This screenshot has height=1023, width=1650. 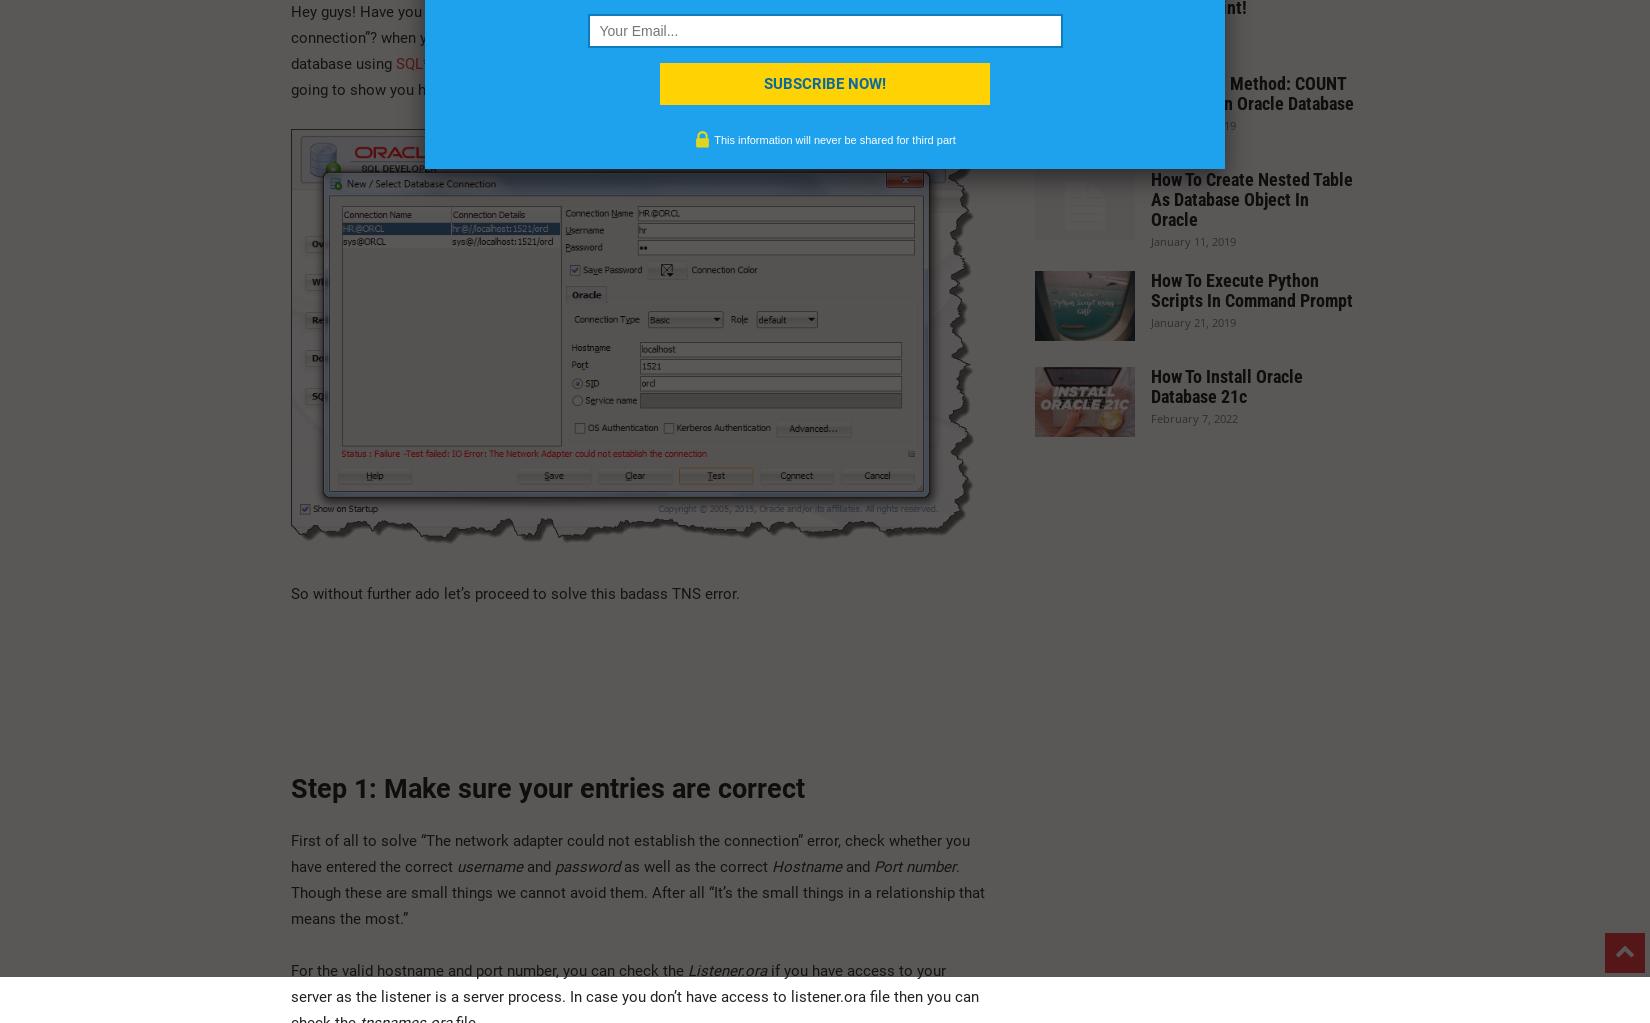 I want to click on 'as well as the correct', so click(x=623, y=864).